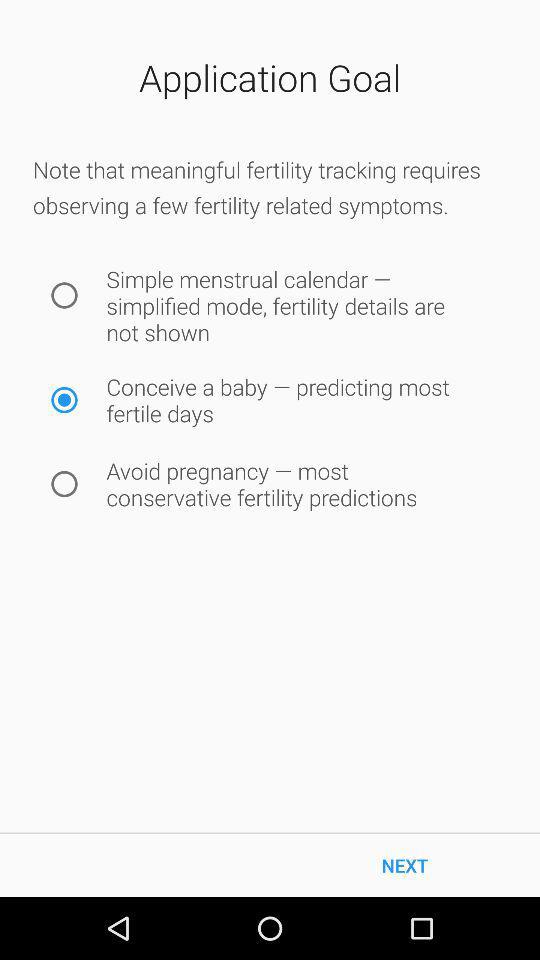 The height and width of the screenshot is (960, 540). Describe the element at coordinates (64, 294) in the screenshot. I see `the icon at the top left corner` at that location.